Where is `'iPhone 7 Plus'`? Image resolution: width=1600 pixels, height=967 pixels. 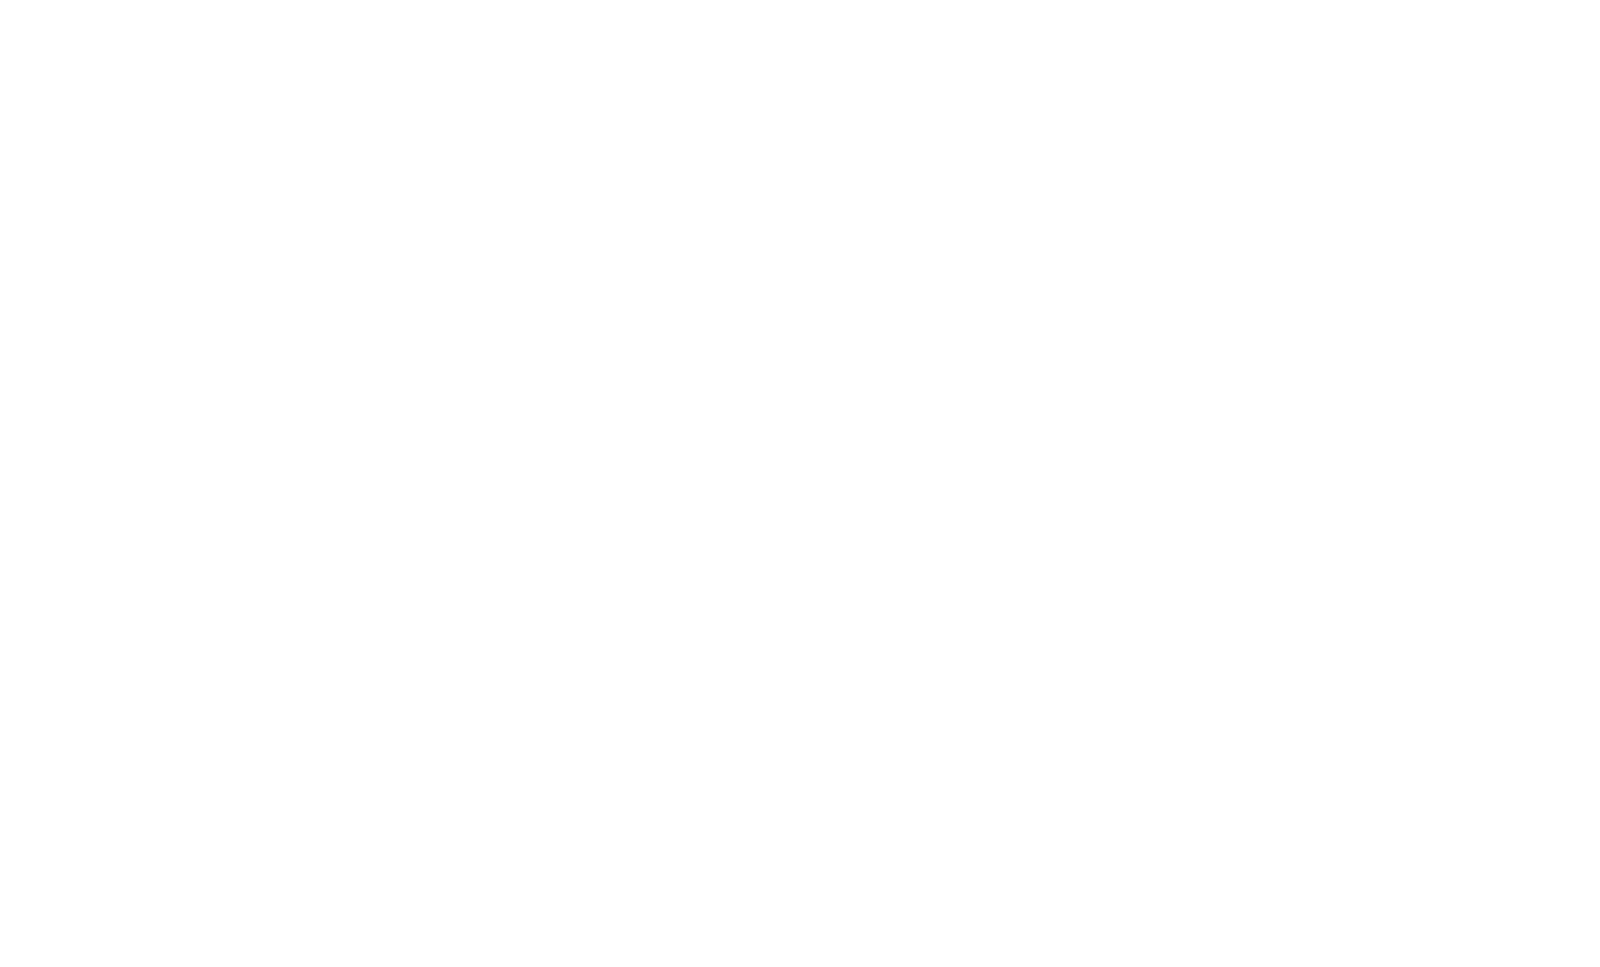
'iPhone 7 Plus' is located at coordinates (667, 72).